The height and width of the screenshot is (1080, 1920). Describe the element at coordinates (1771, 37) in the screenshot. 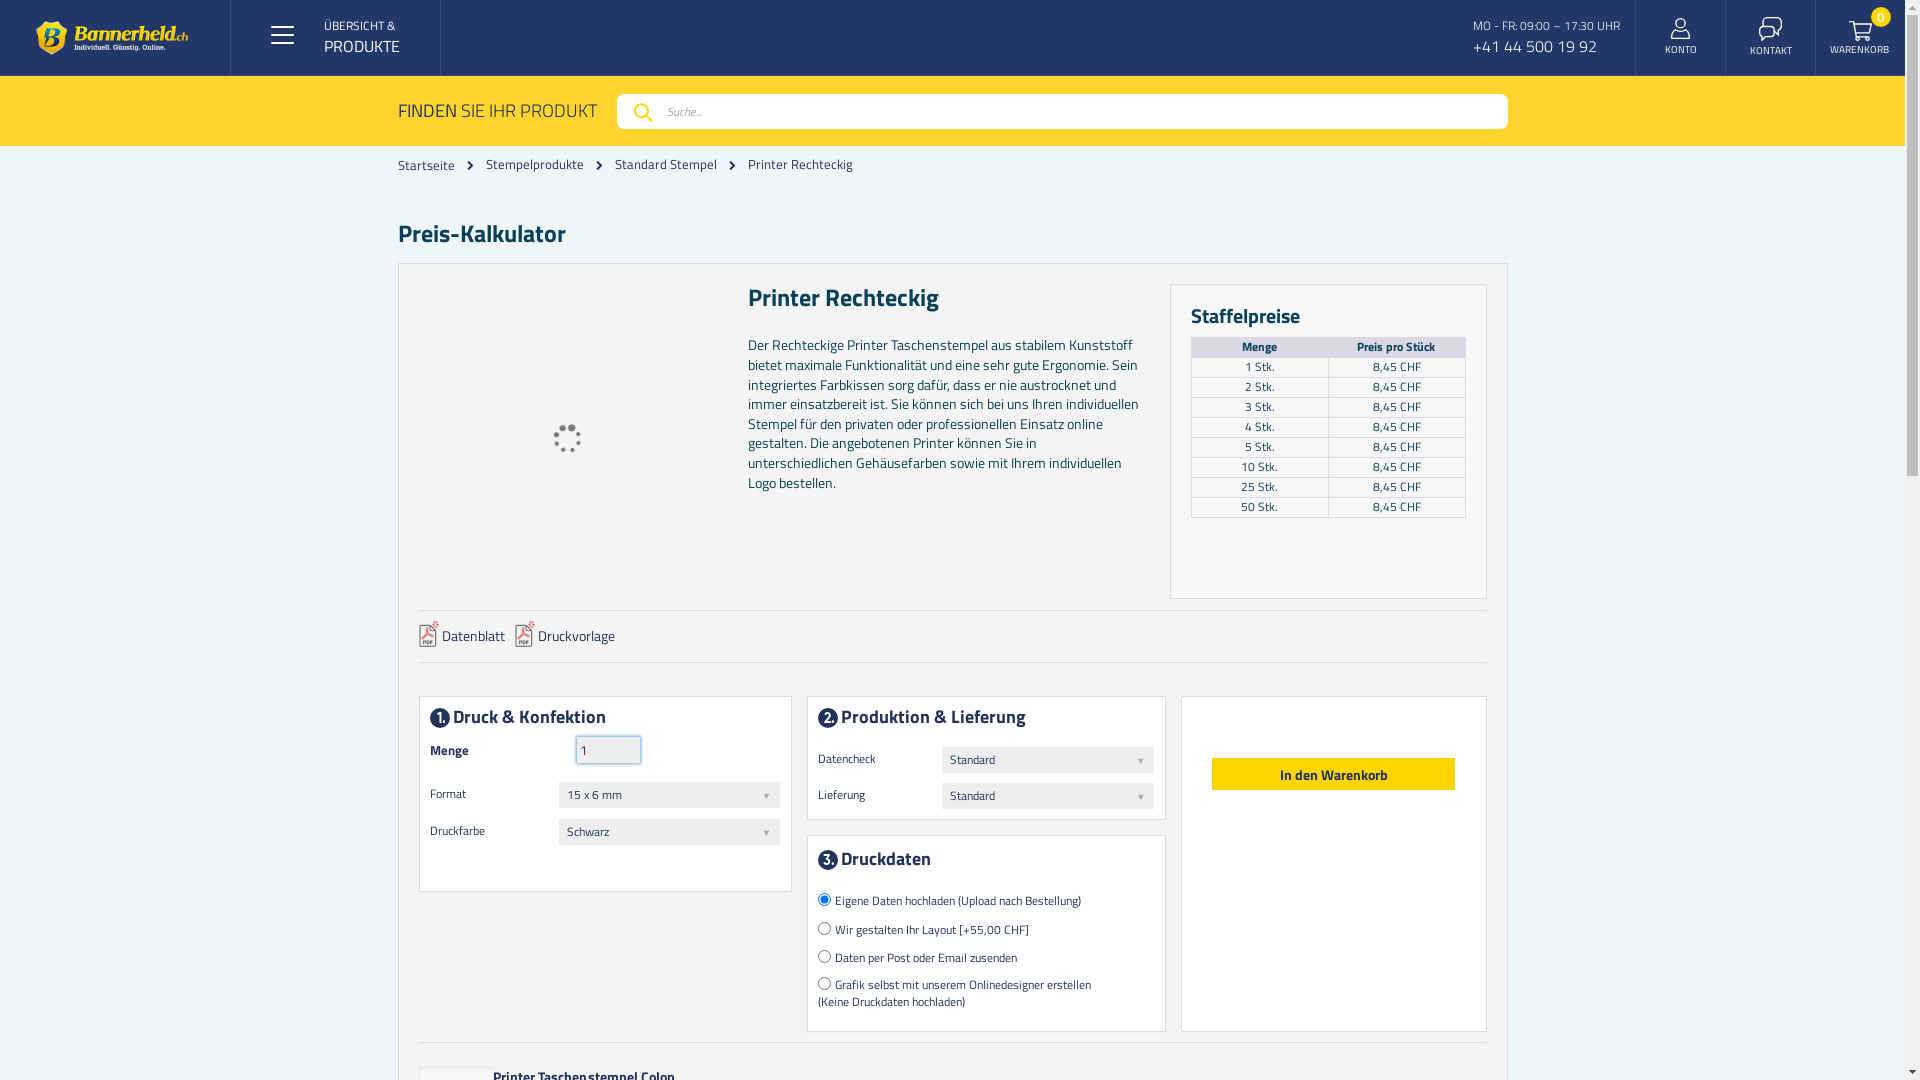

I see `'KONTAKT'` at that location.